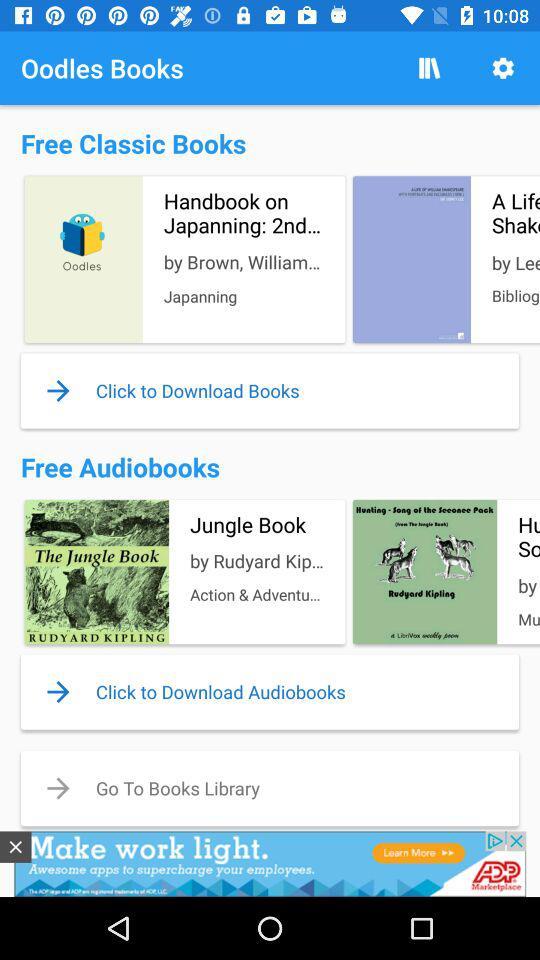  What do you see at coordinates (270, 691) in the screenshot?
I see `the bottom of second text` at bounding box center [270, 691].